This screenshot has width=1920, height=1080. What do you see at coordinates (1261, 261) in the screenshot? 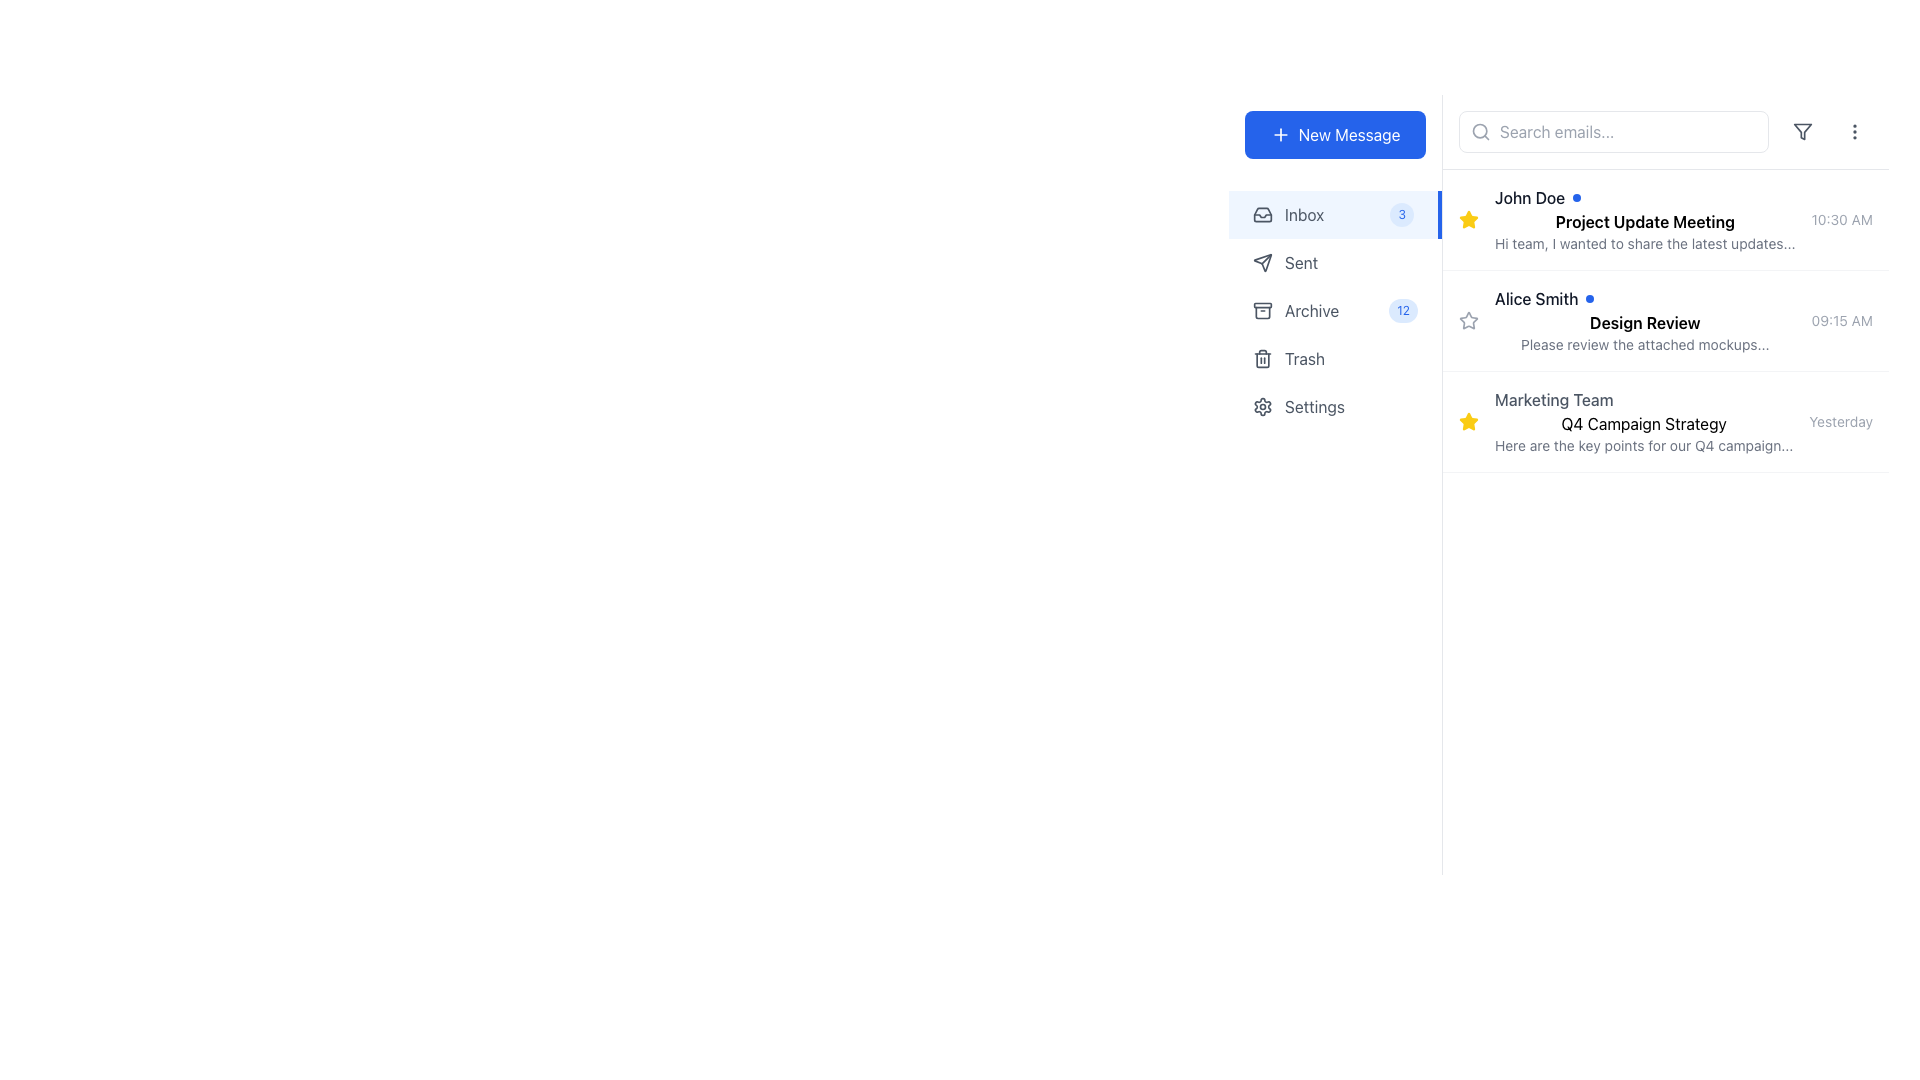
I see `the 'Sent' icon in the sidebar menu, which is located next to the text label 'Sent'` at bounding box center [1261, 261].